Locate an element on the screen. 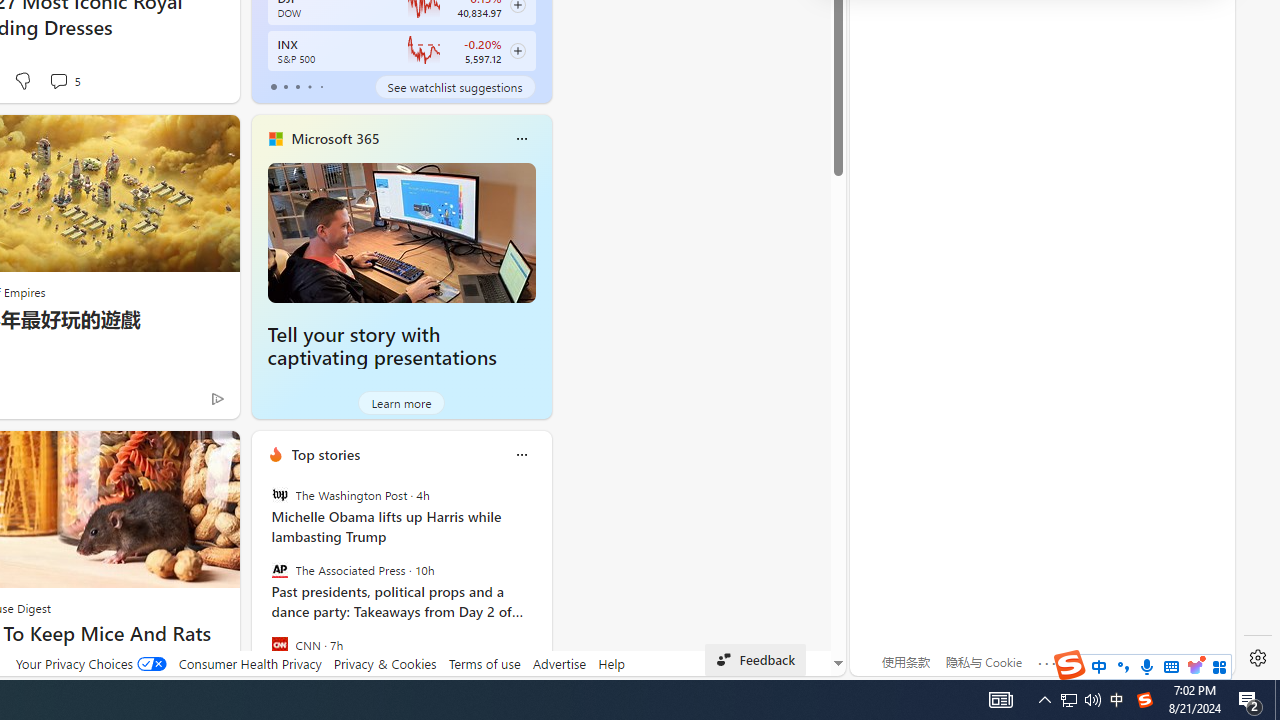 The width and height of the screenshot is (1280, 720). 'See watchlist suggestions' is located at coordinates (454, 86).